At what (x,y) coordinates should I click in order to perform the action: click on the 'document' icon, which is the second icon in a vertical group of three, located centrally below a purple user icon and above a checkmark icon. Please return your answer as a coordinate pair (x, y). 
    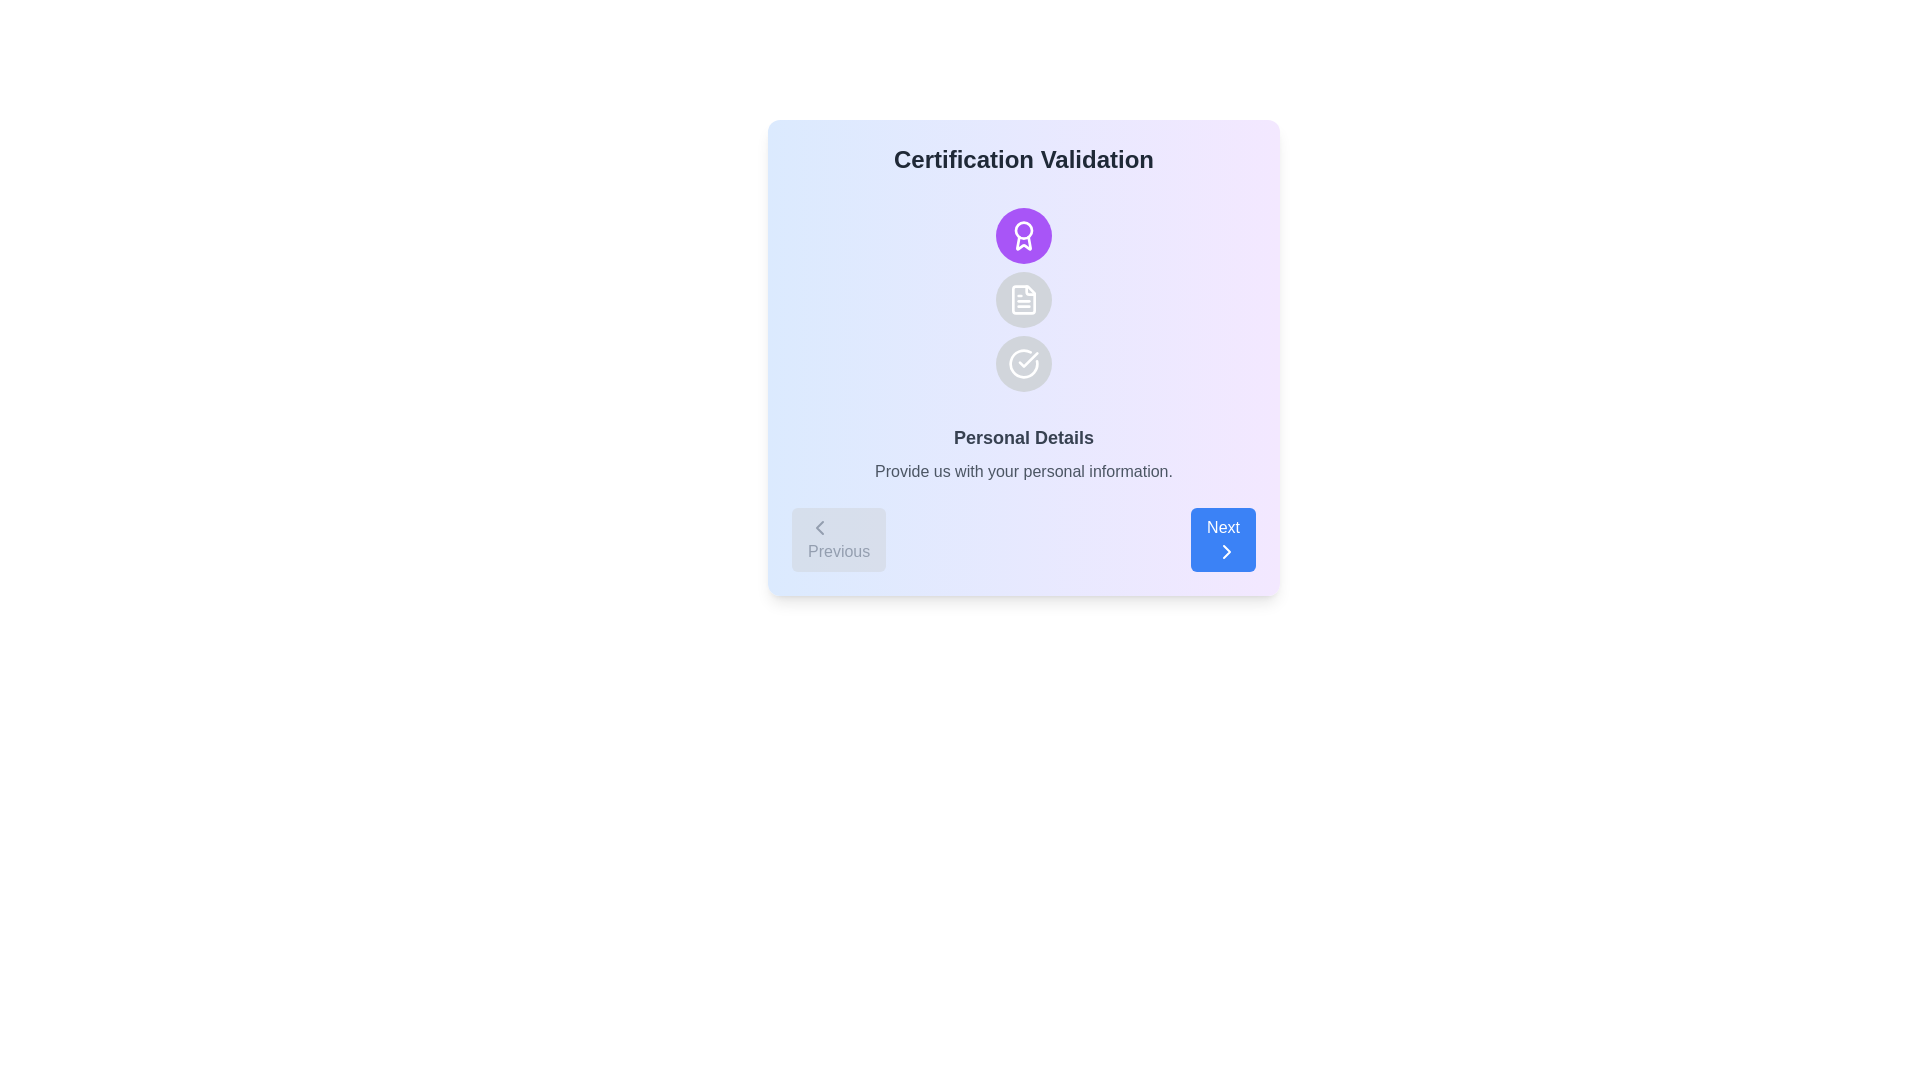
    Looking at the image, I should click on (1023, 300).